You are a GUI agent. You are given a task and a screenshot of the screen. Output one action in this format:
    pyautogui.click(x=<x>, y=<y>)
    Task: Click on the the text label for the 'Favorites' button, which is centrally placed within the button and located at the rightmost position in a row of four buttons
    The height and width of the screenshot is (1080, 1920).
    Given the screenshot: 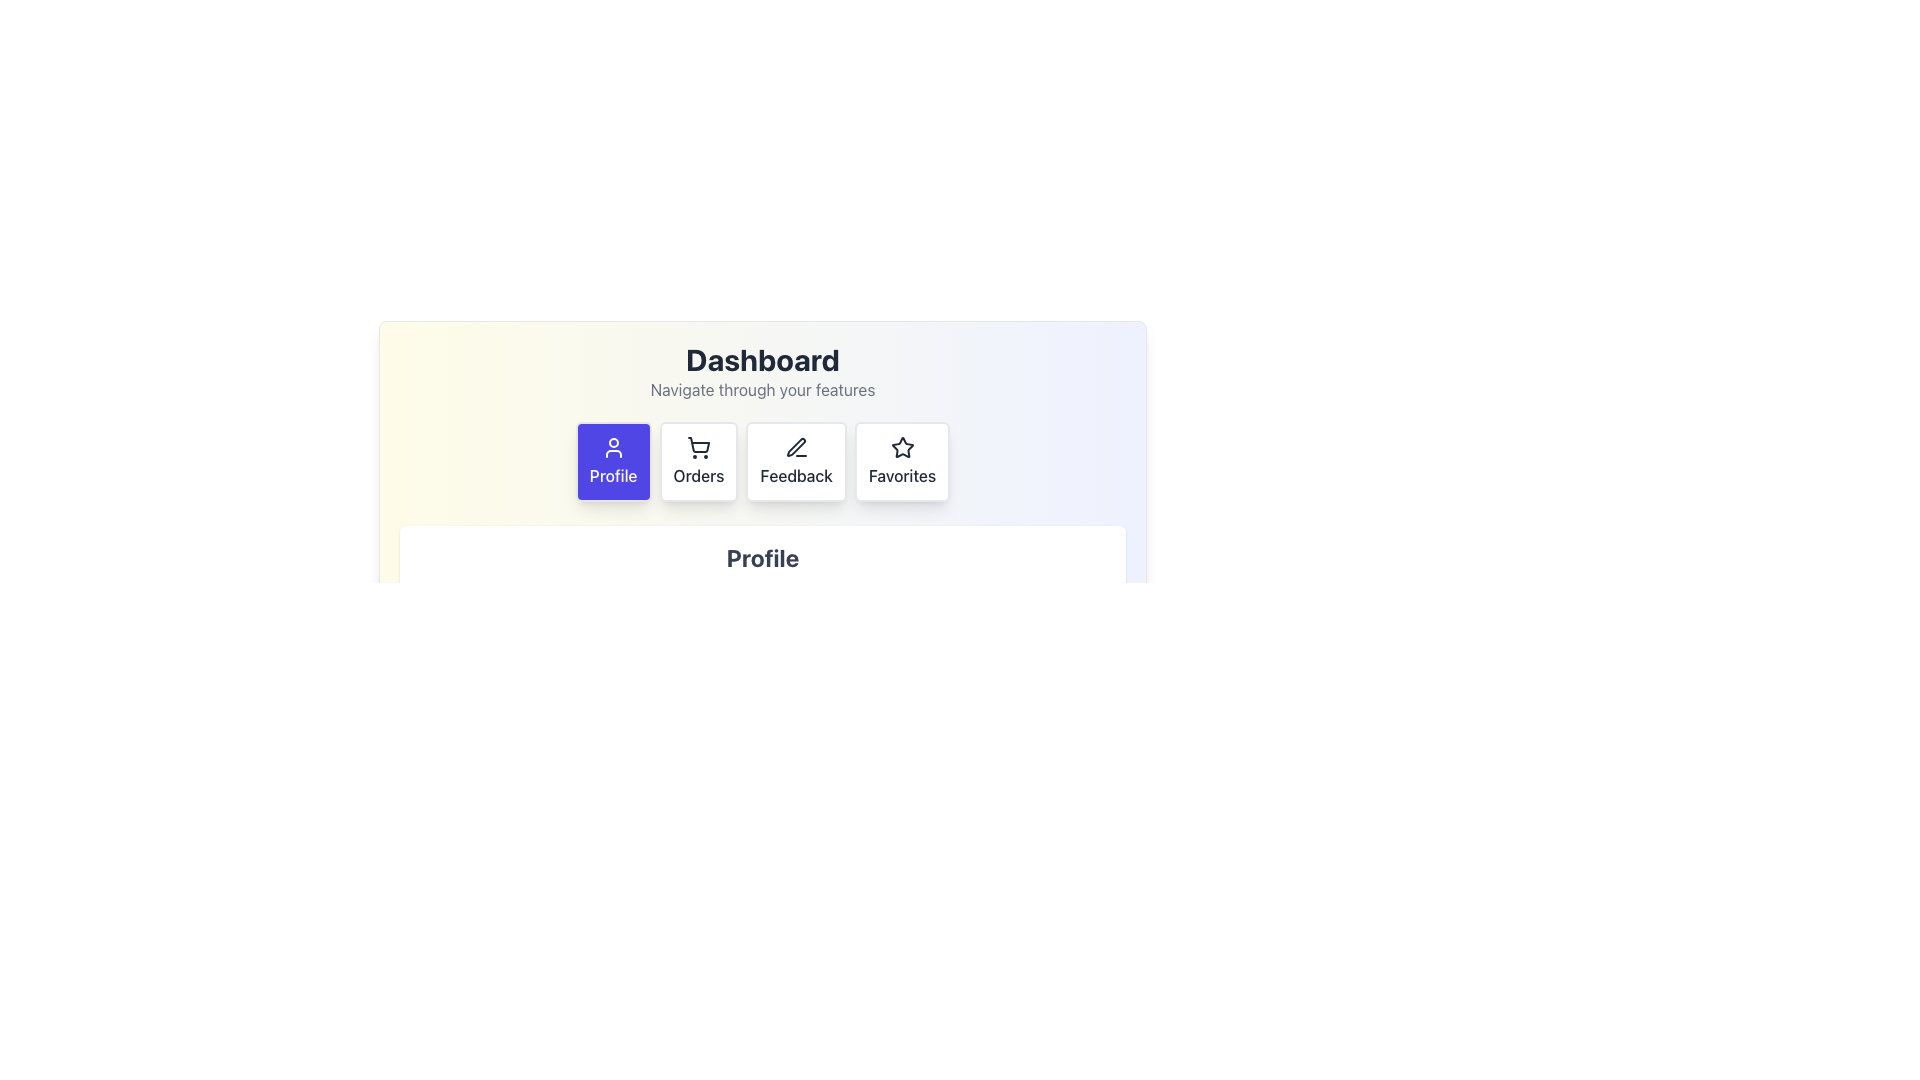 What is the action you would take?
    pyautogui.click(x=901, y=475)
    